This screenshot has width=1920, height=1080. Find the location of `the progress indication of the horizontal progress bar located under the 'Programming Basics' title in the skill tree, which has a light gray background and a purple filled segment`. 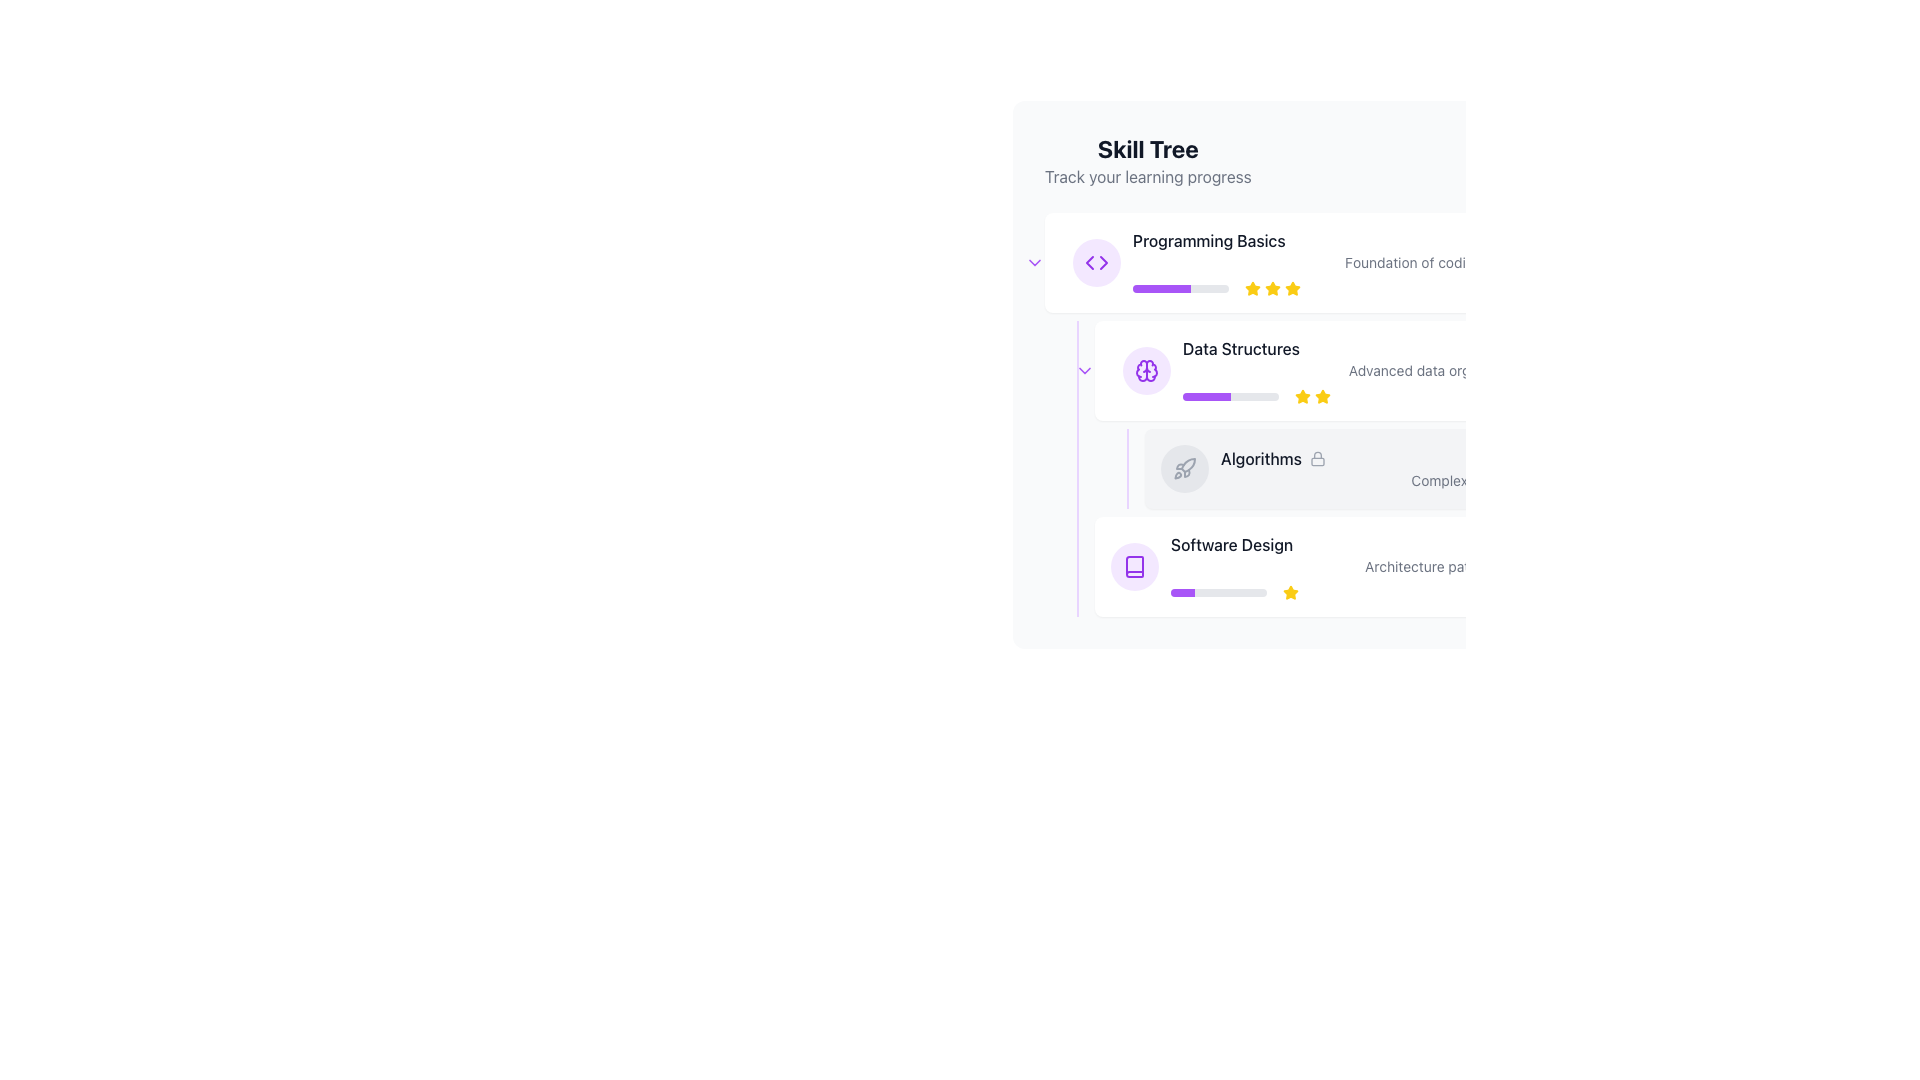

the progress indication of the horizontal progress bar located under the 'Programming Basics' title in the skill tree, which has a light gray background and a purple filled segment is located at coordinates (1180, 289).